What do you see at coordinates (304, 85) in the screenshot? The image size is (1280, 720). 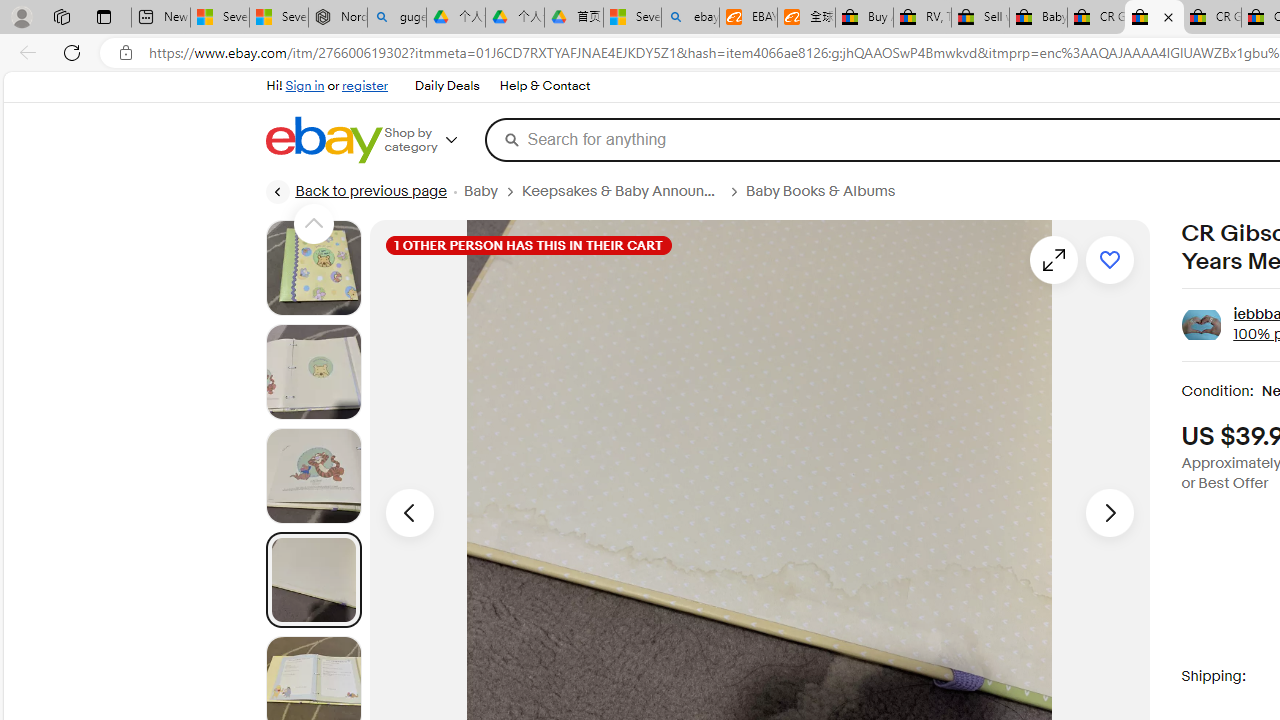 I see `'Sign in'` at bounding box center [304, 85].